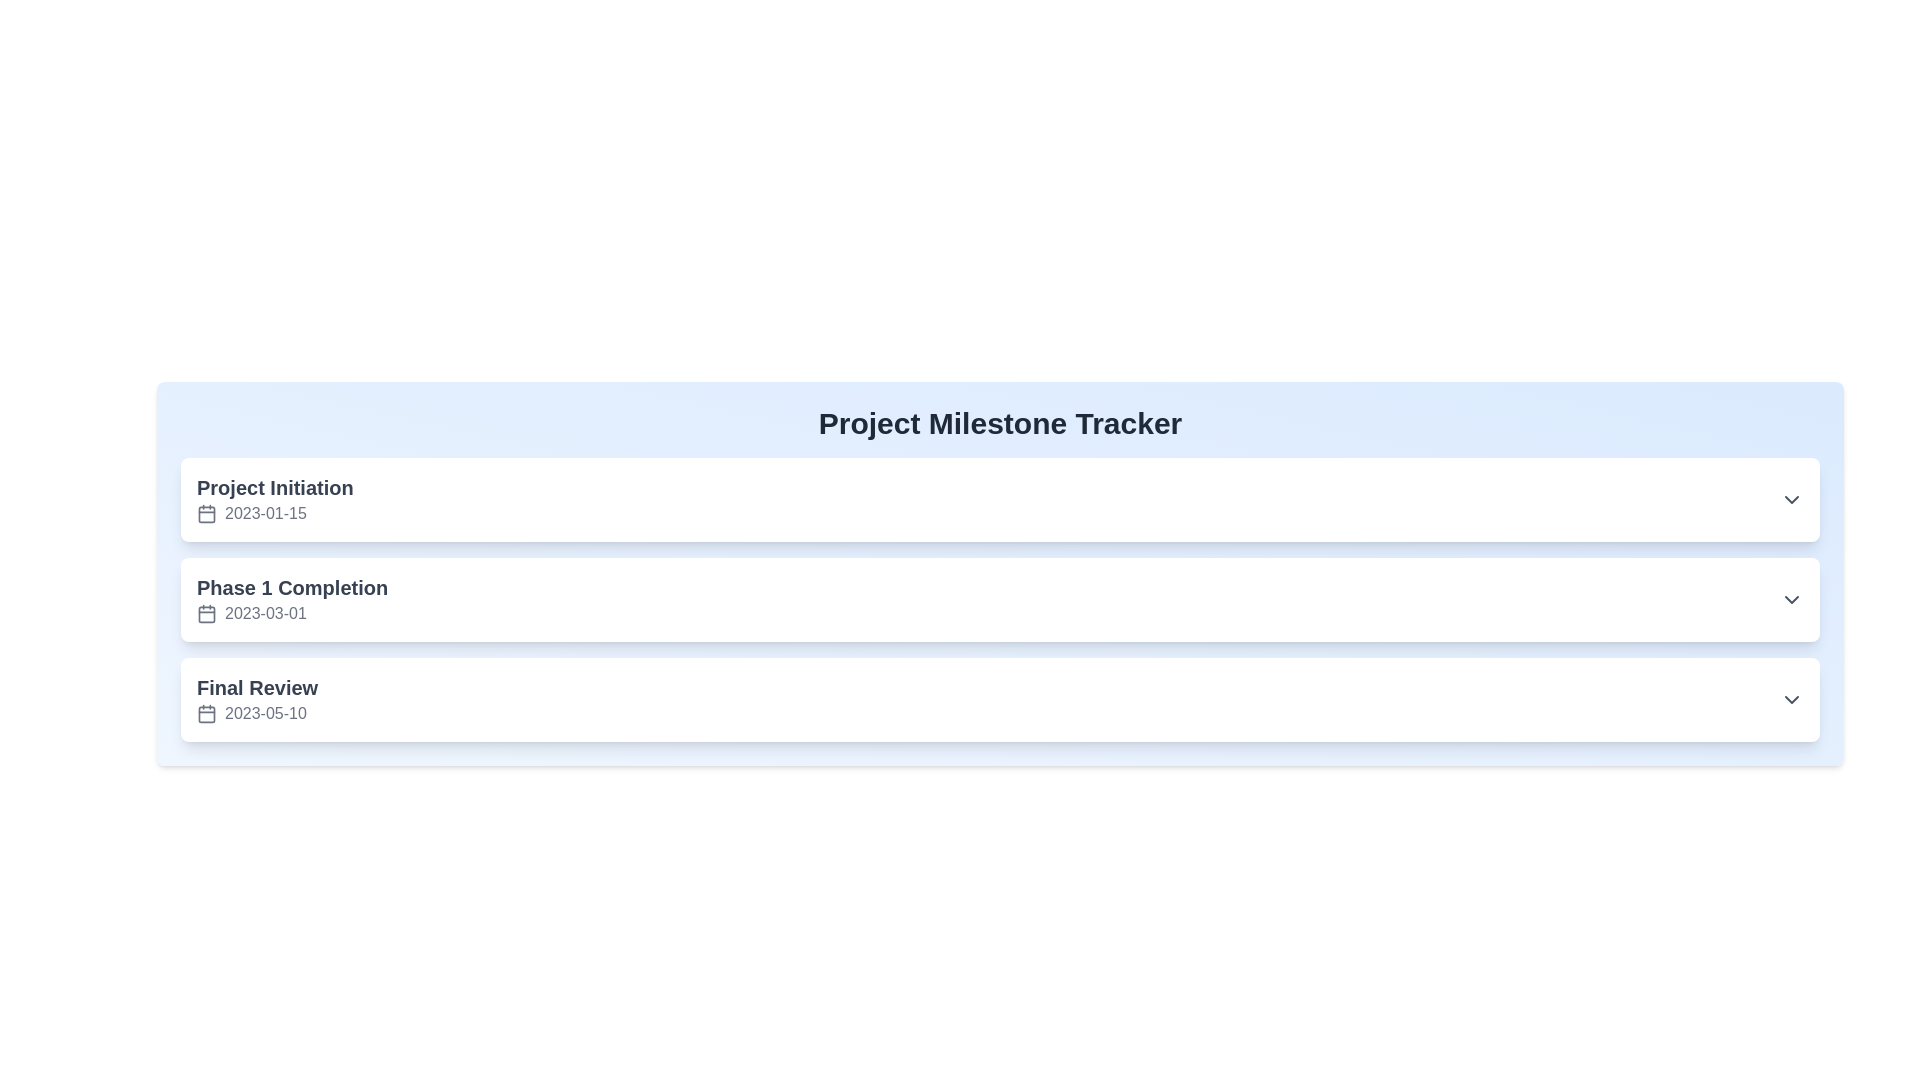  I want to click on the SVG graphical icon that signifies the 'date' functionality, located to the left of the '2023-05-10' date text in the 'Final Review' section, so click(206, 712).